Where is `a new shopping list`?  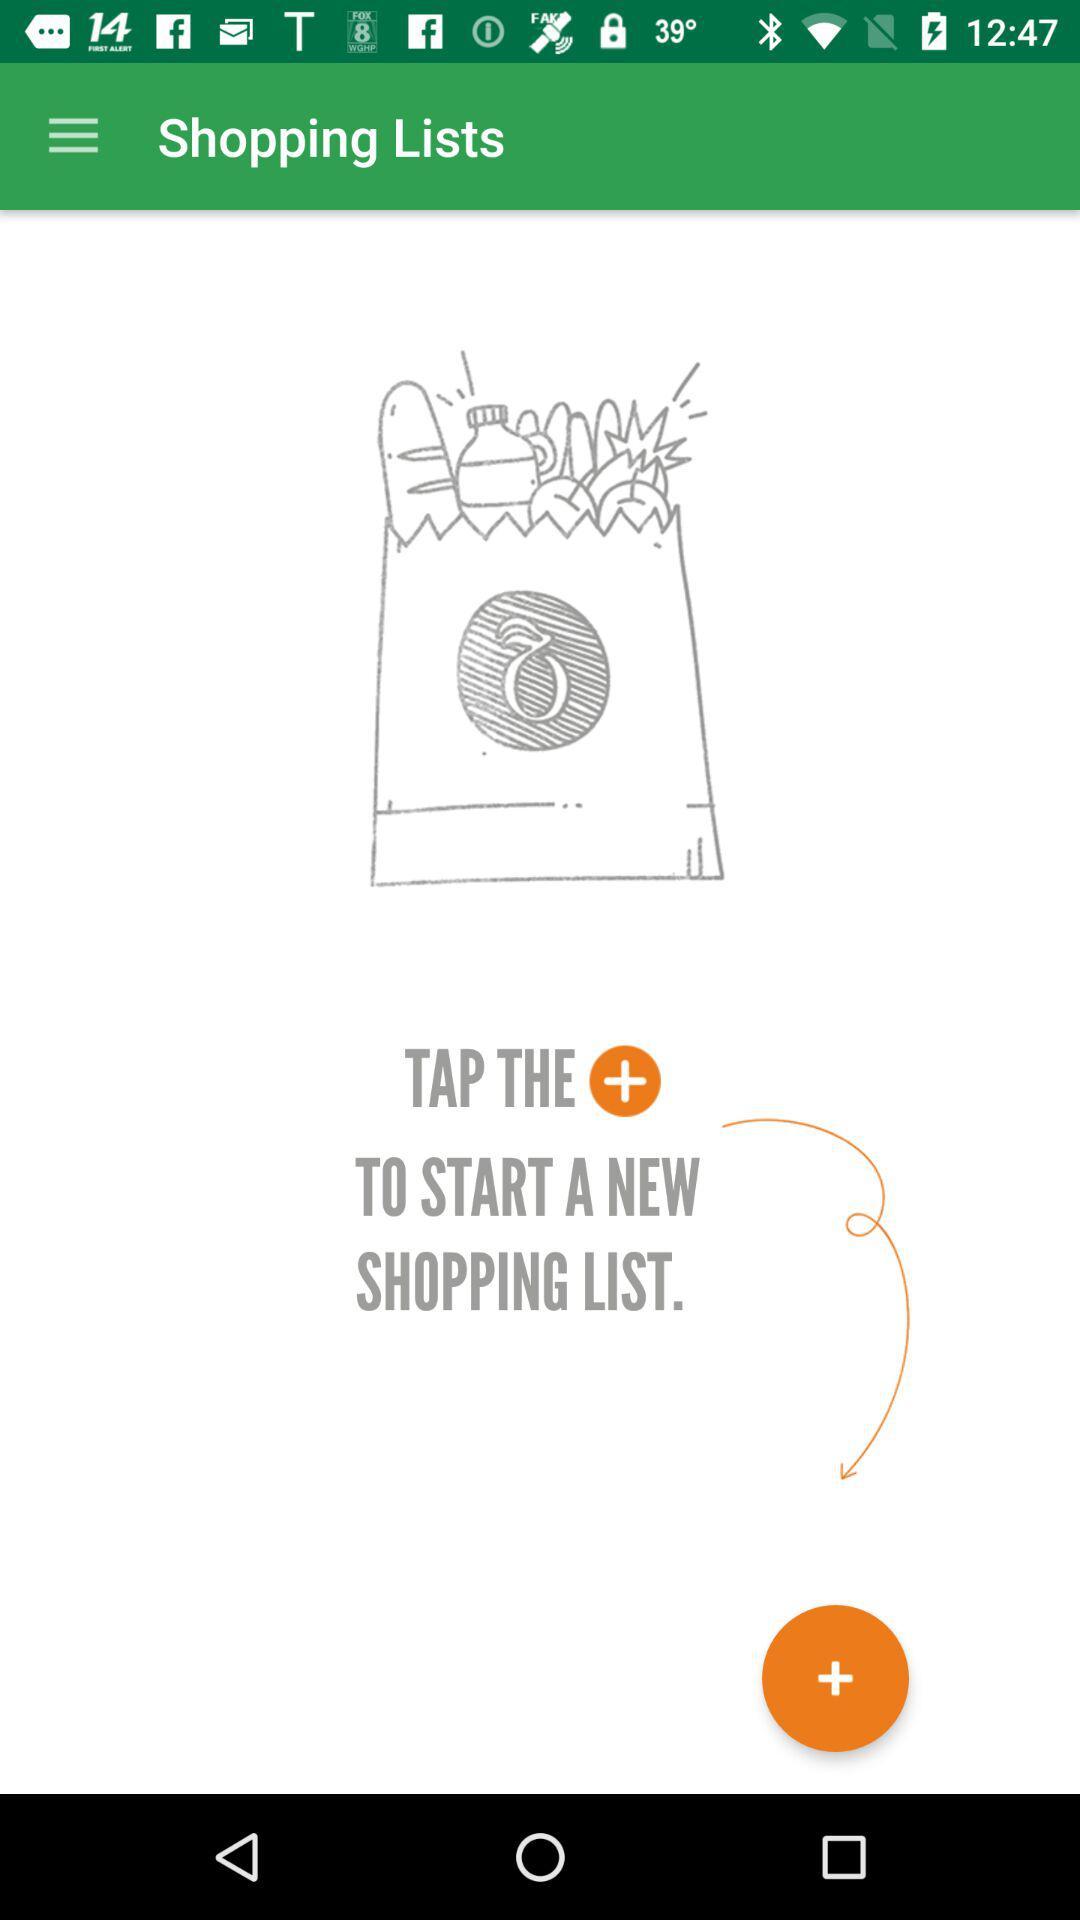
a new shopping list is located at coordinates (835, 1678).